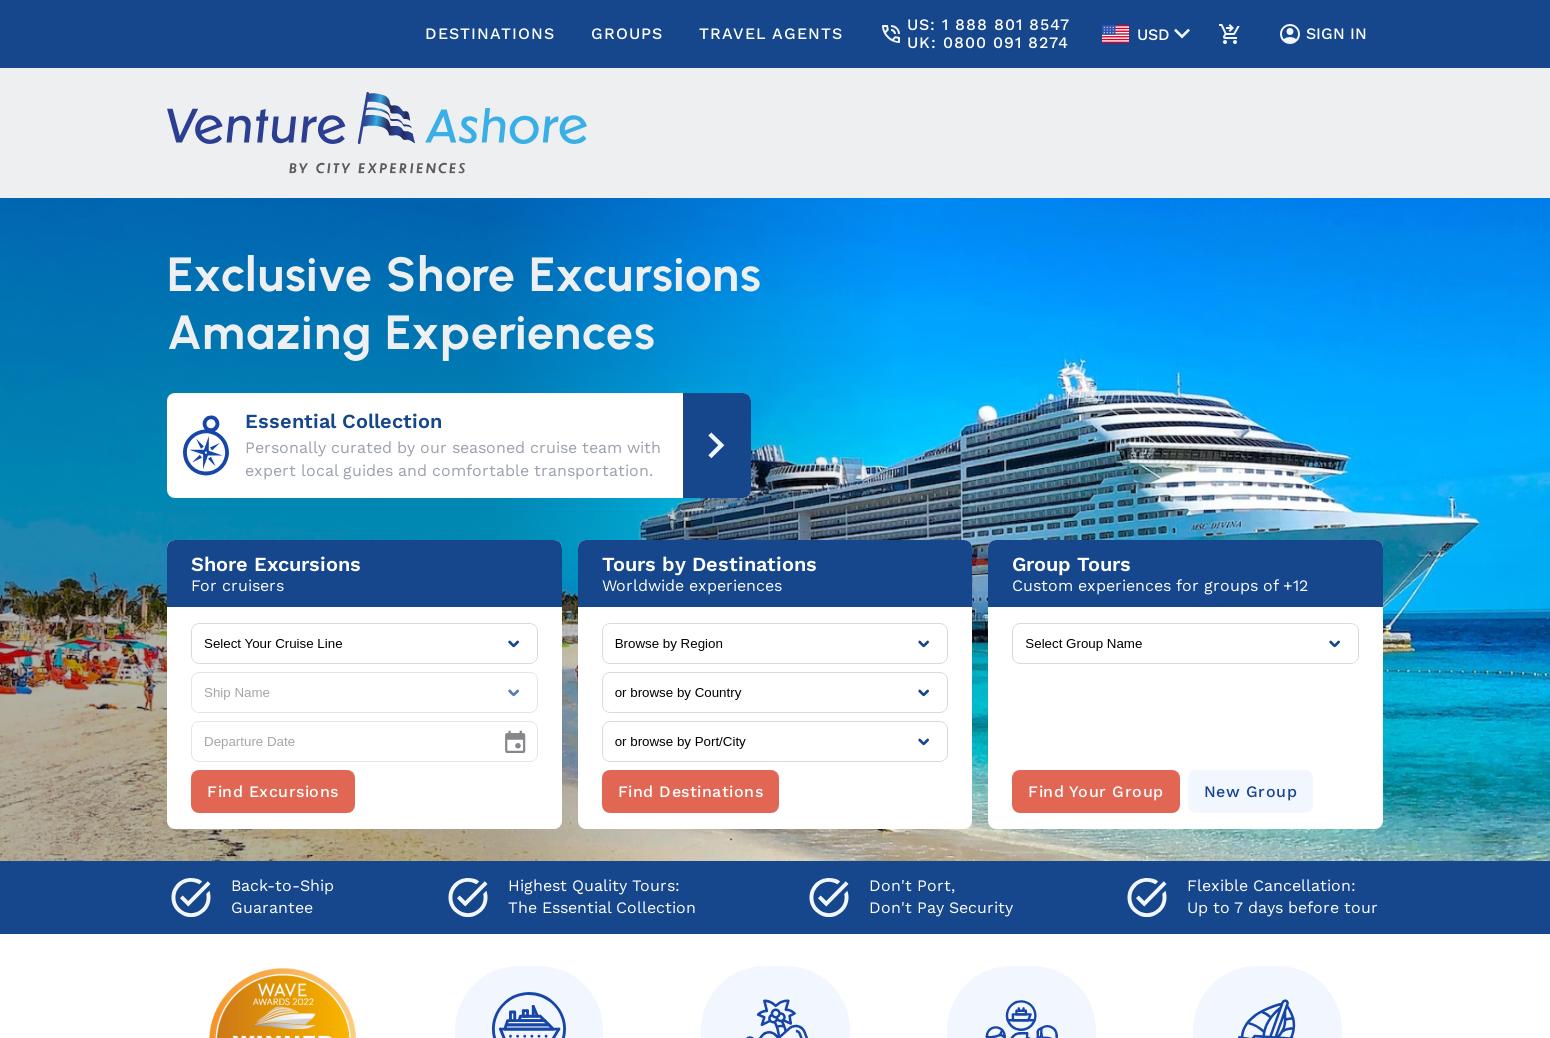  I want to click on 'Don't  Pay Security', so click(940, 907).